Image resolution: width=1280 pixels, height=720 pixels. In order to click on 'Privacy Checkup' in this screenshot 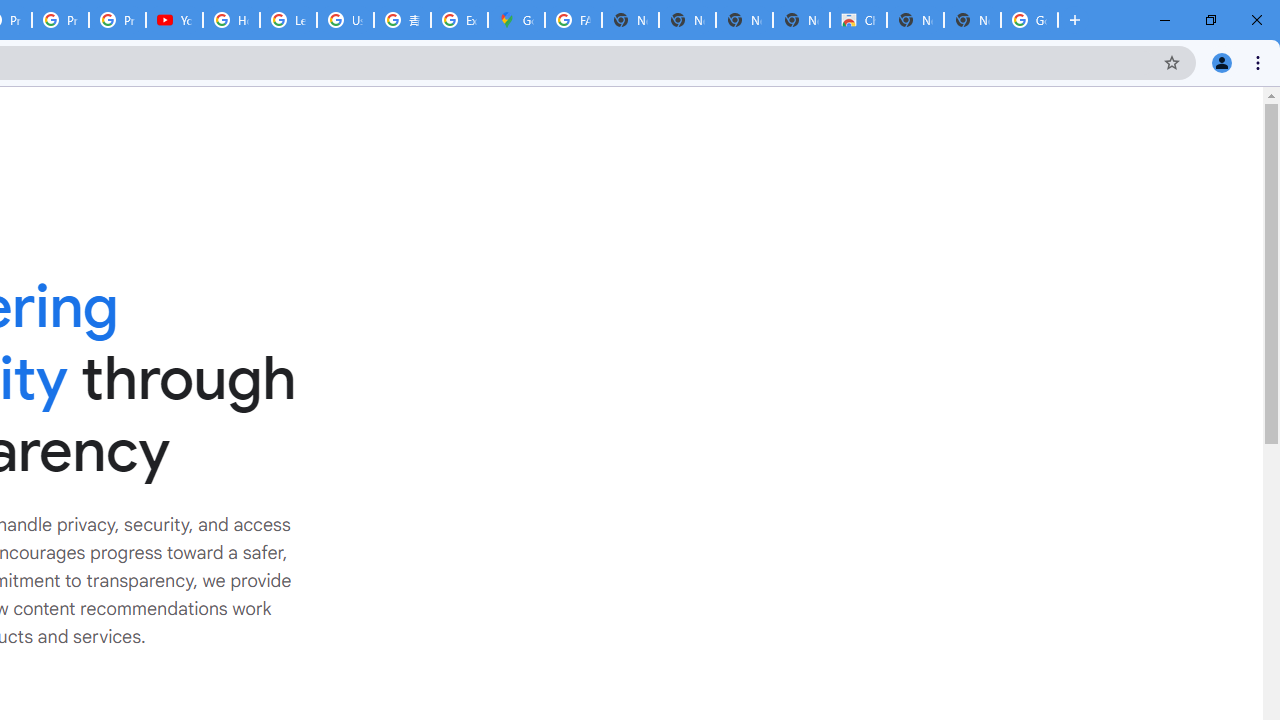, I will do `click(60, 20)`.